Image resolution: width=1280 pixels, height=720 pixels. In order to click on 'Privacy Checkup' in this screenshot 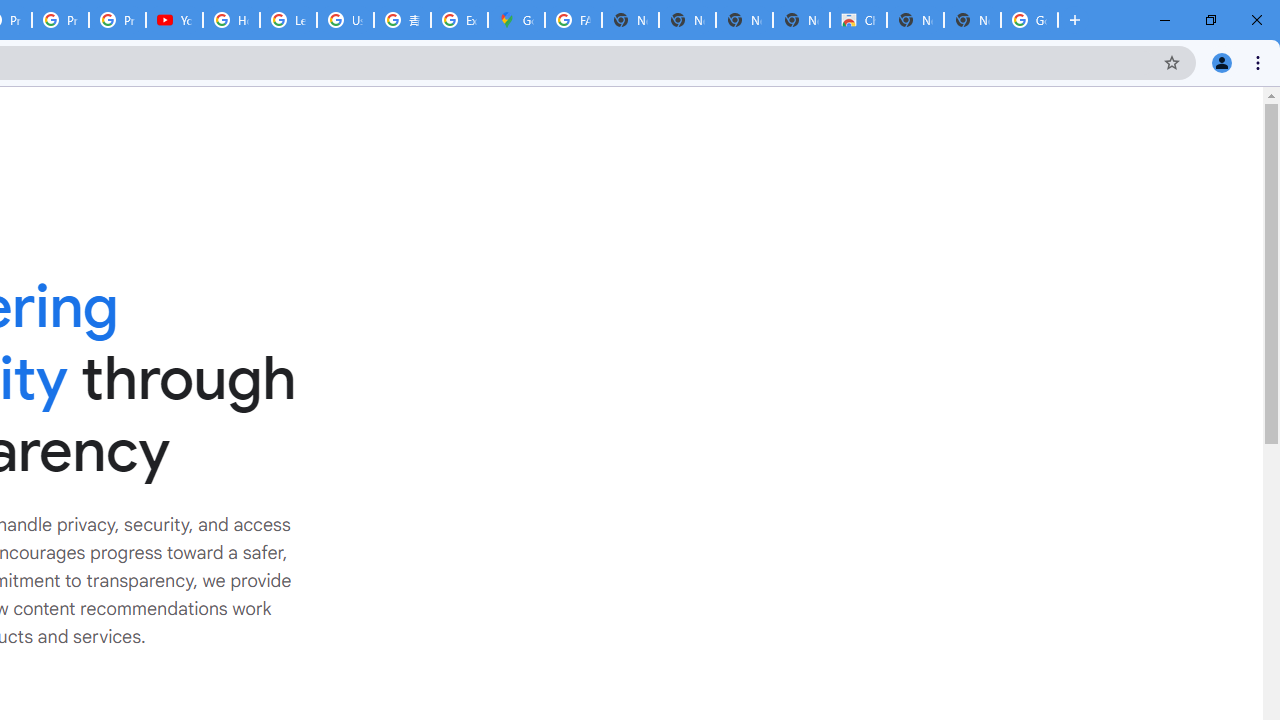, I will do `click(60, 20)`.